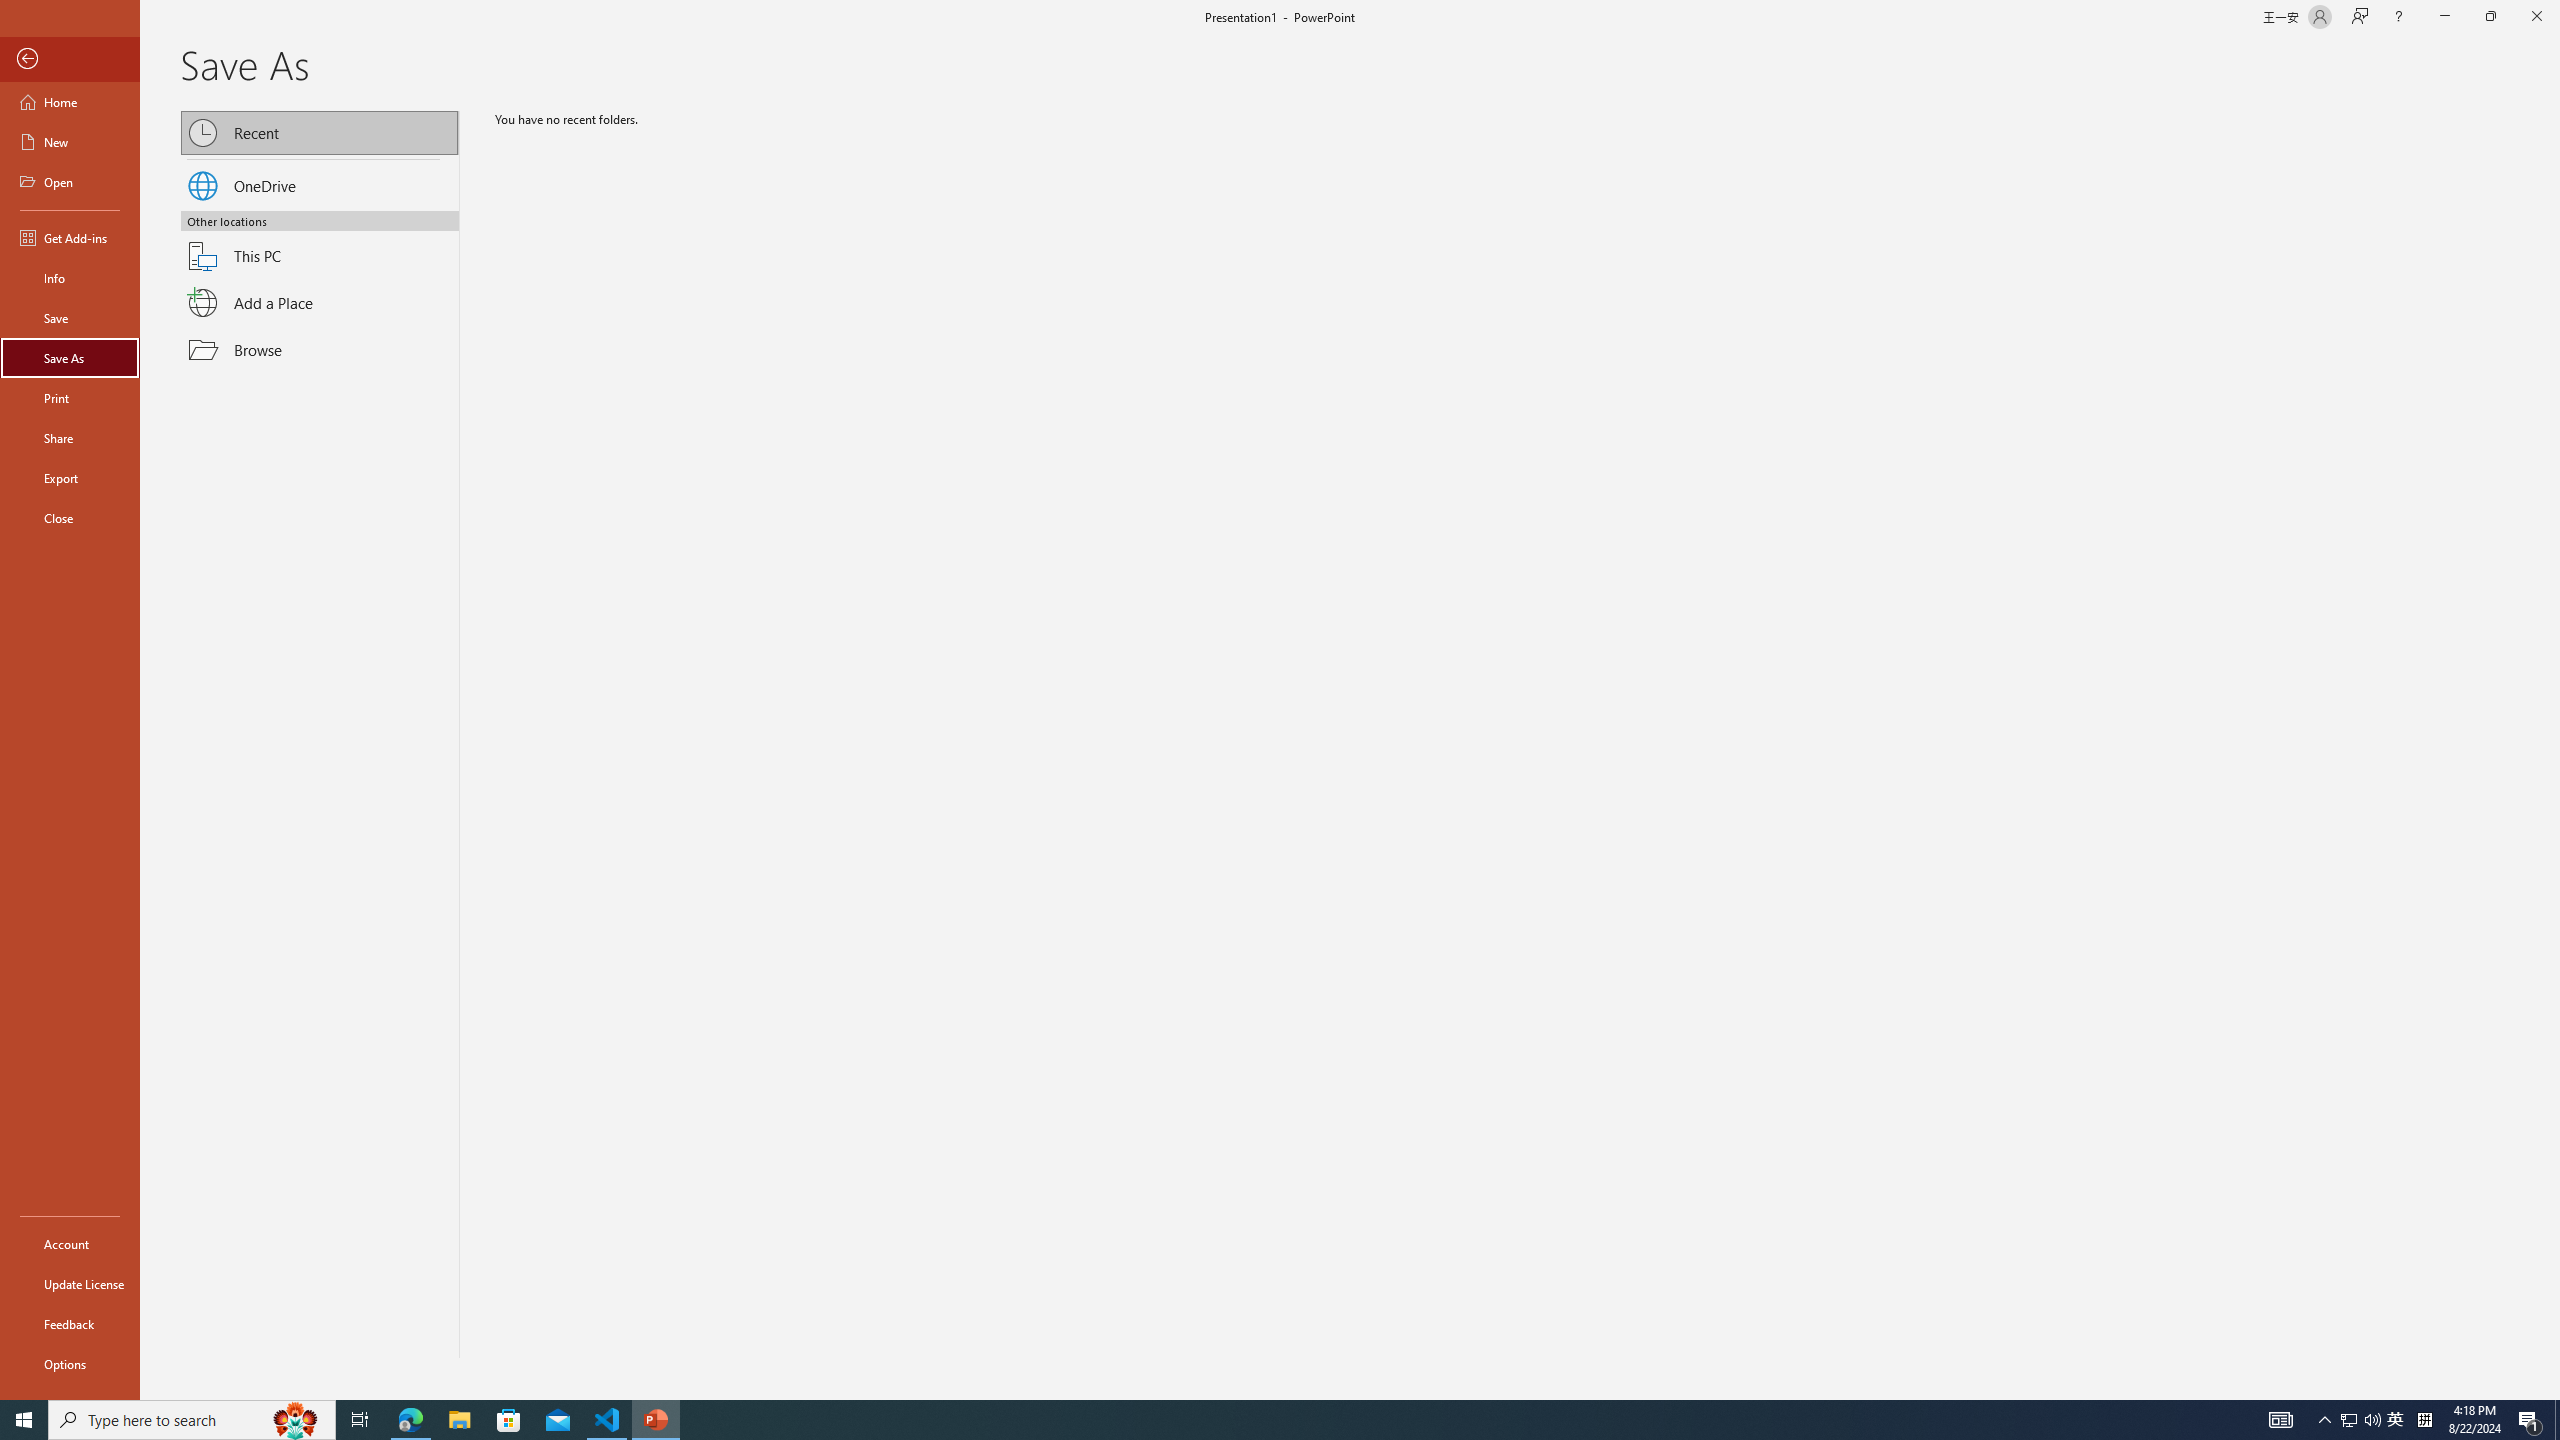  What do you see at coordinates (69, 1283) in the screenshot?
I see `'Update License'` at bounding box center [69, 1283].